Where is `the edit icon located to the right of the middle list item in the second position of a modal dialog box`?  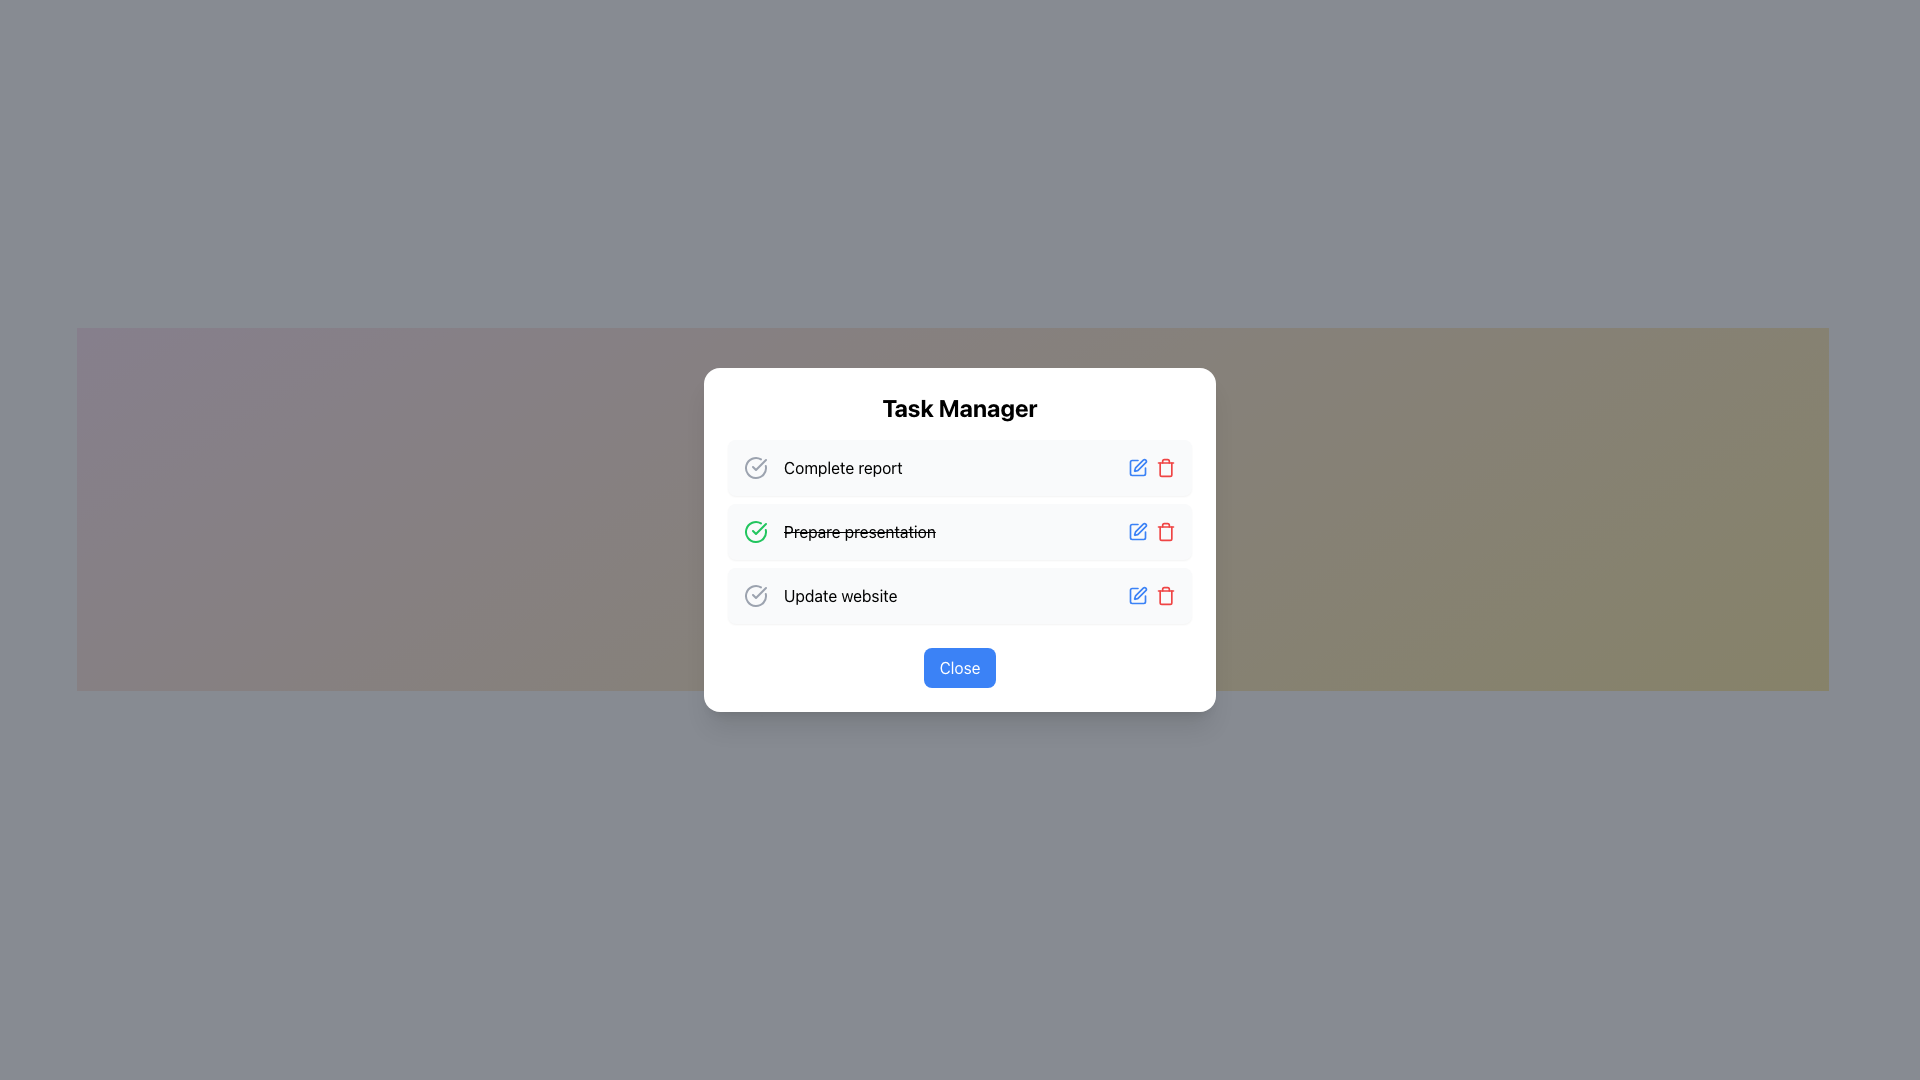 the edit icon located to the right of the middle list item in the second position of a modal dialog box is located at coordinates (1140, 465).